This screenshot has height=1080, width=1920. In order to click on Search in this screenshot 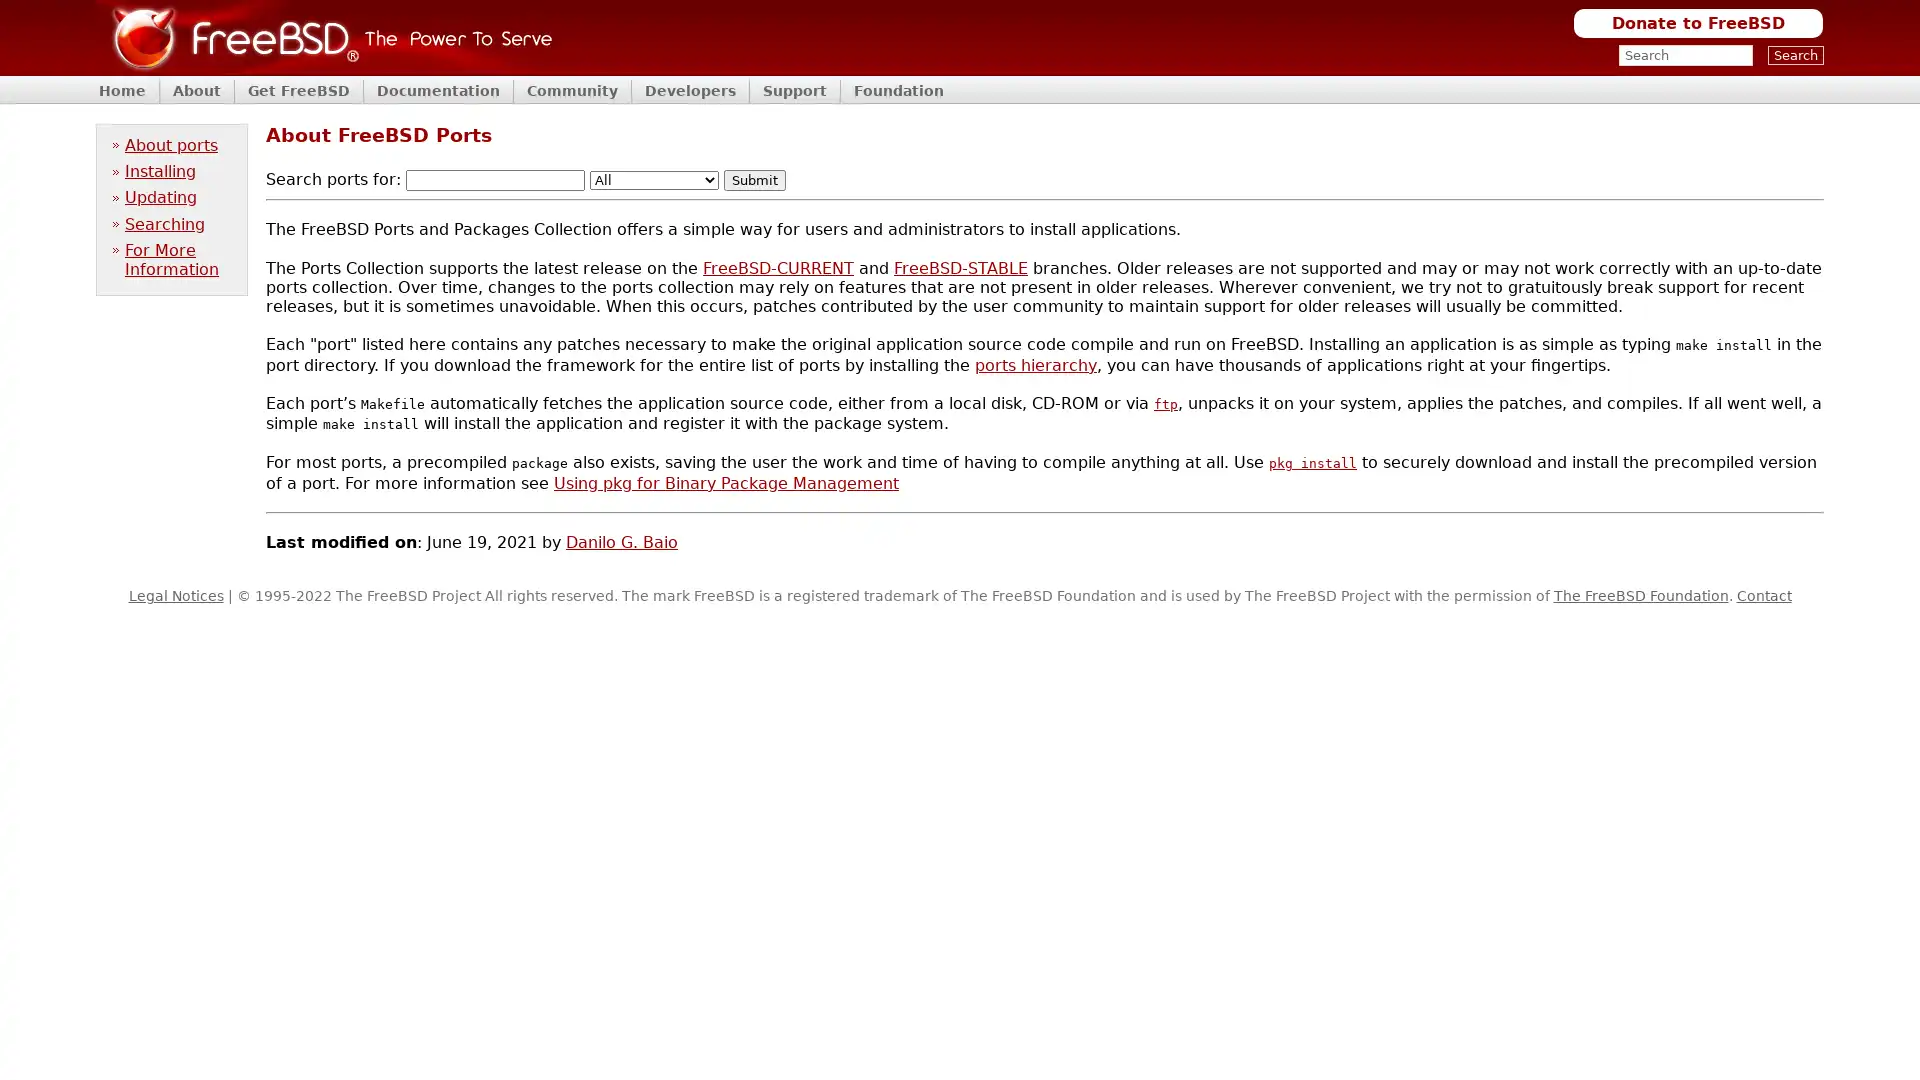, I will do `click(1795, 54)`.